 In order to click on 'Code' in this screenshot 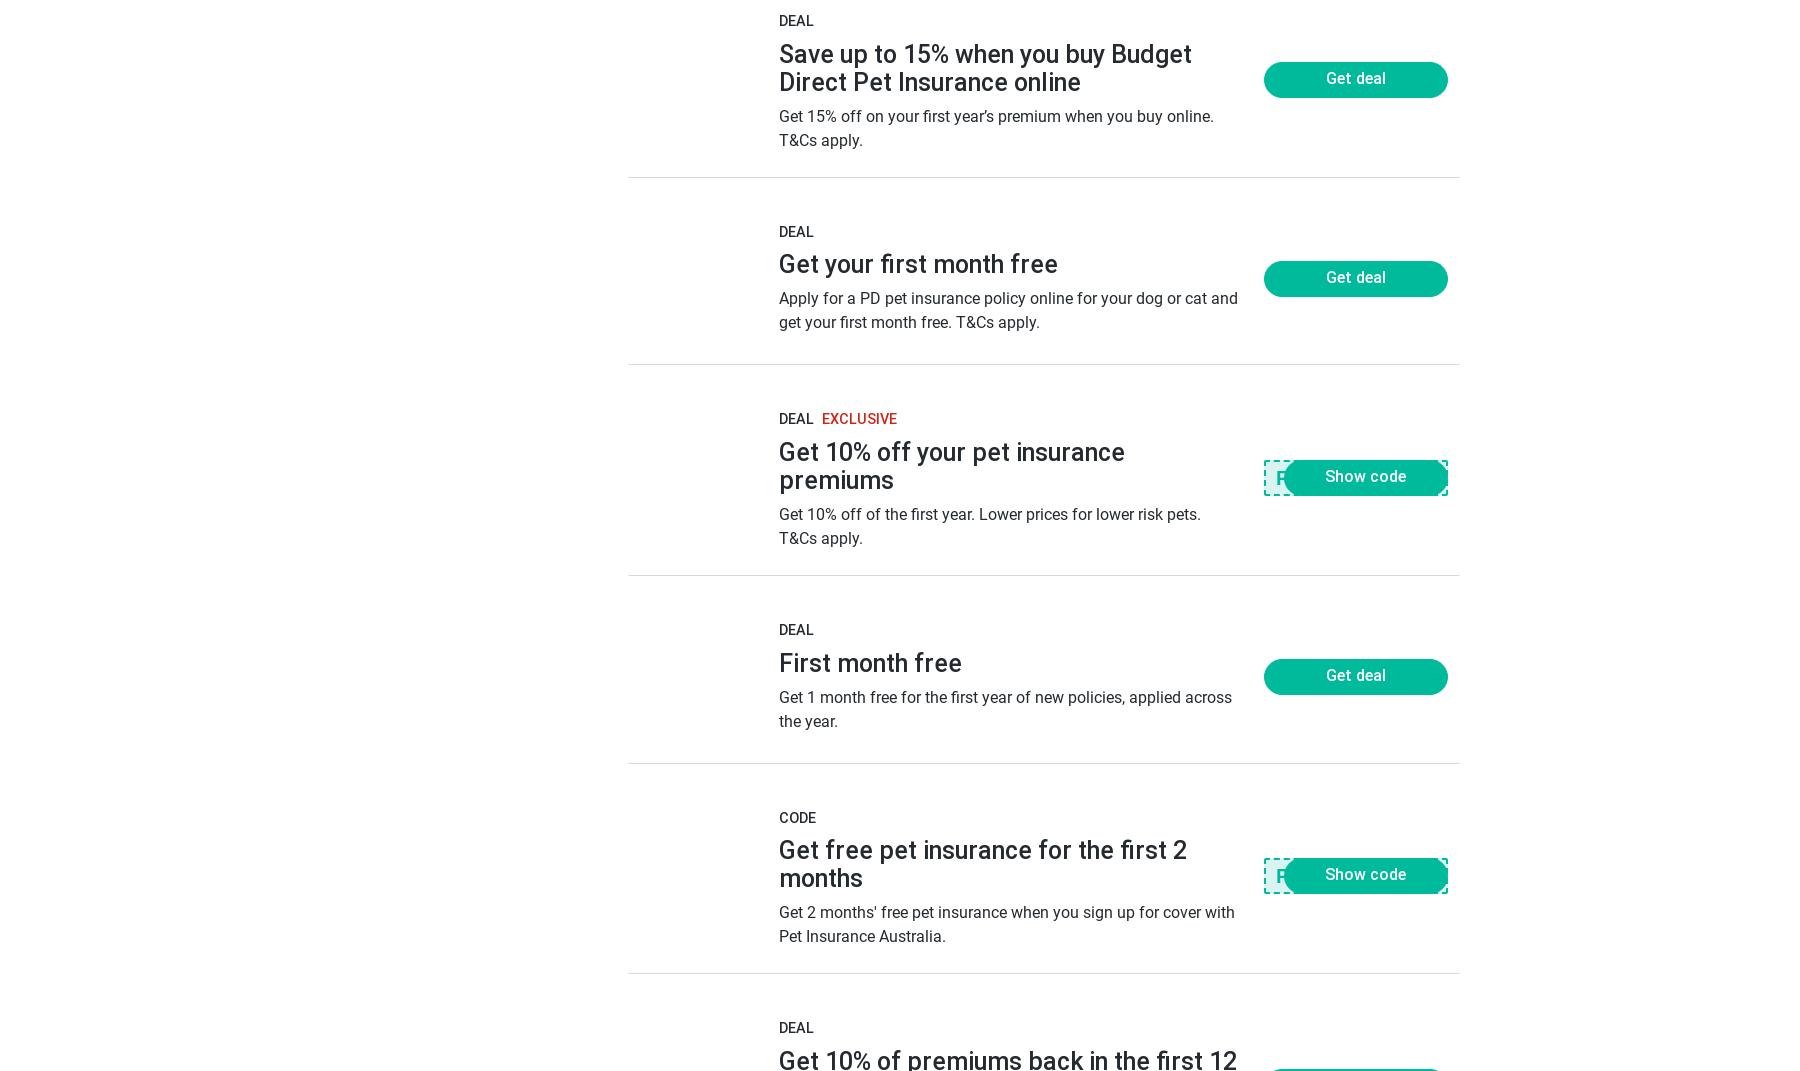, I will do `click(796, 816)`.